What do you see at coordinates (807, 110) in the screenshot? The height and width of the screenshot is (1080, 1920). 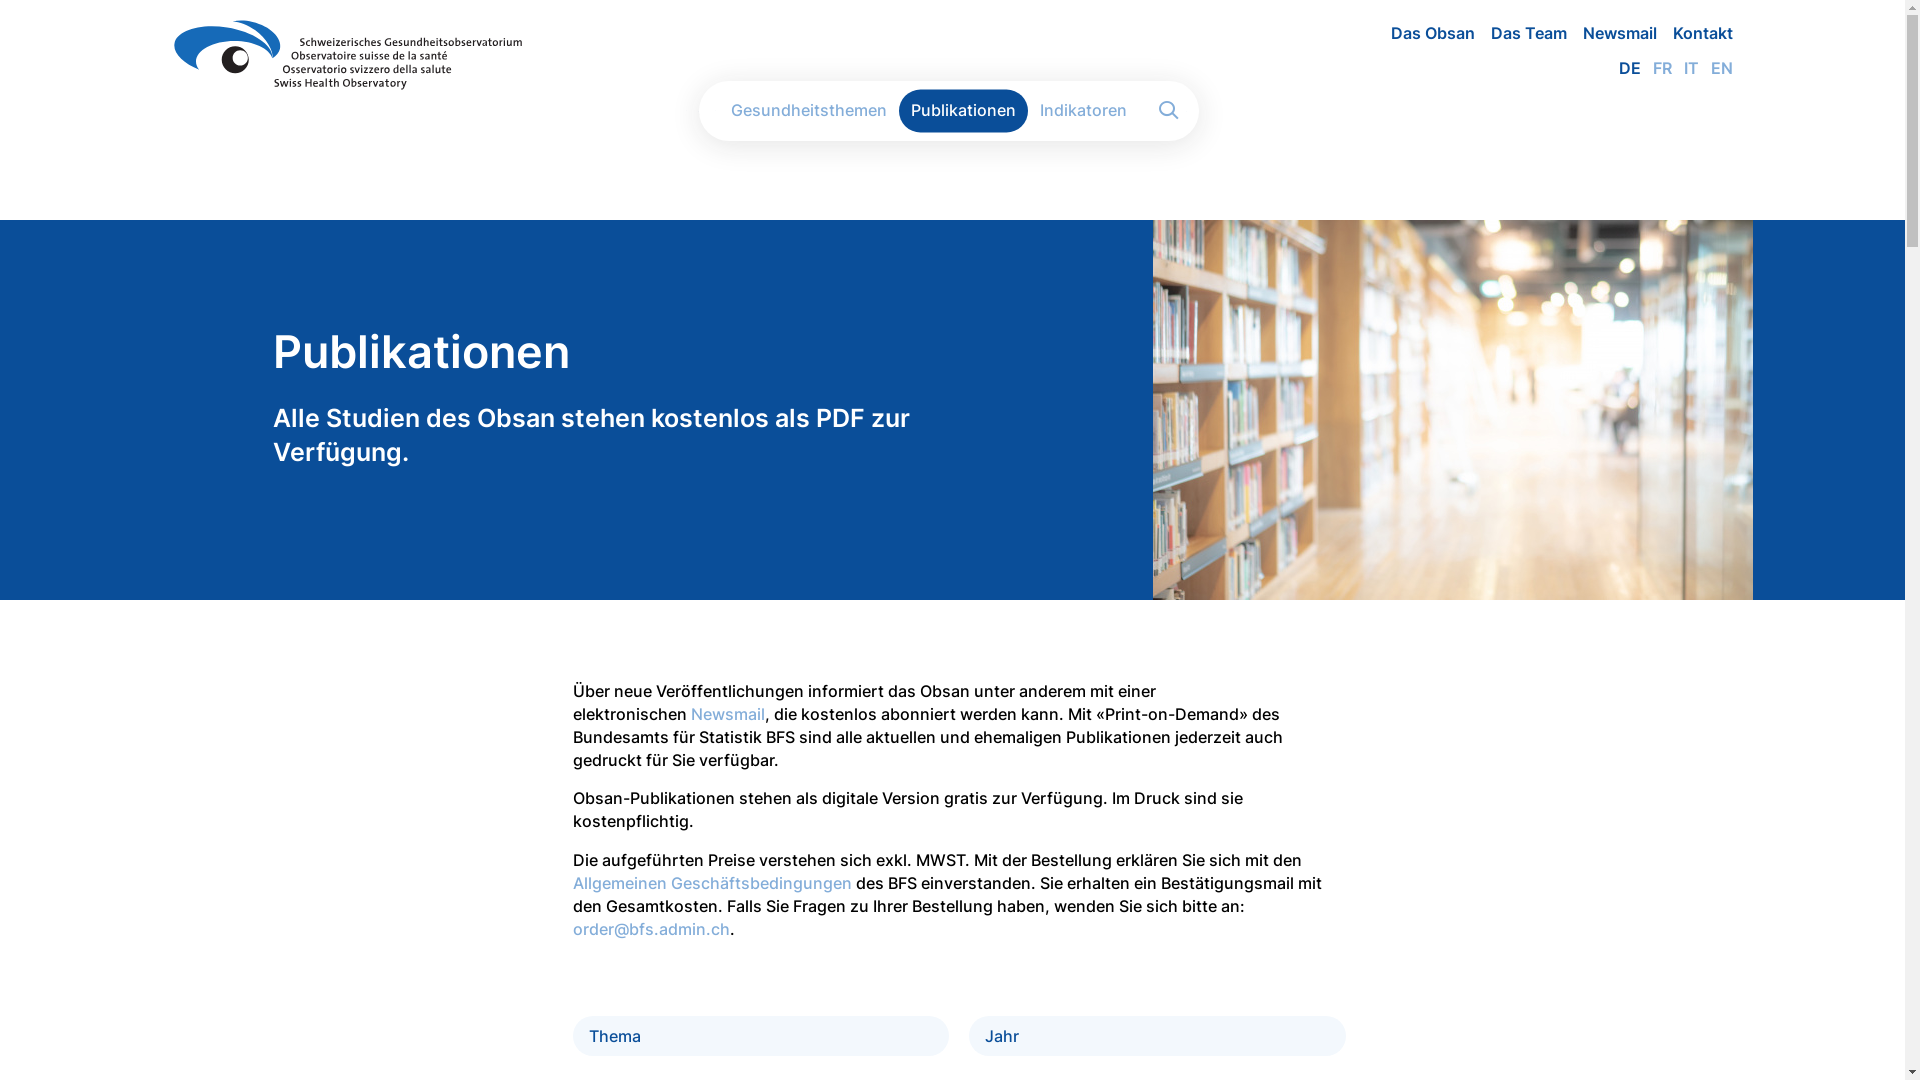 I see `'Gesundheitsthemen'` at bounding box center [807, 110].